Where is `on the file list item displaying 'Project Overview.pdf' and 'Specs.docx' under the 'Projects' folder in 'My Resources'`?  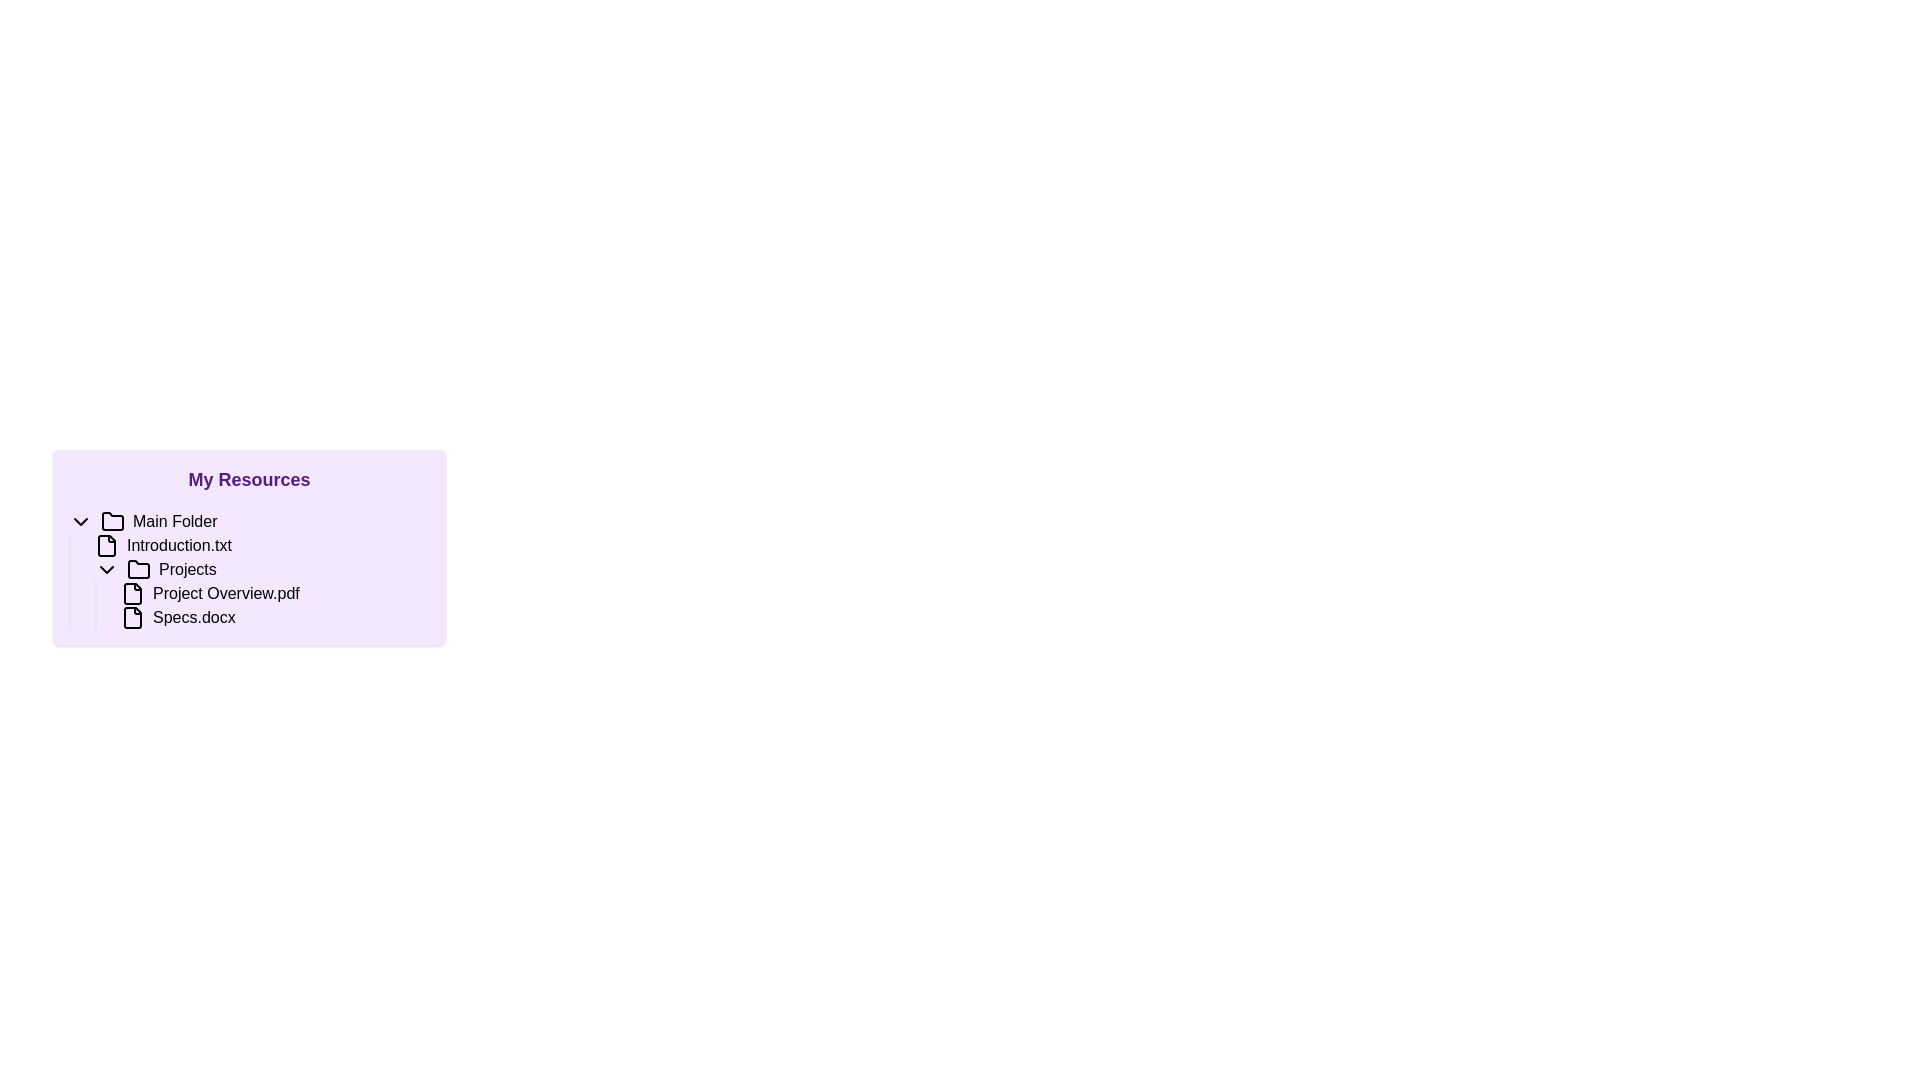
on the file list item displaying 'Project Overview.pdf' and 'Specs.docx' under the 'Projects' folder in 'My Resources' is located at coordinates (261, 604).